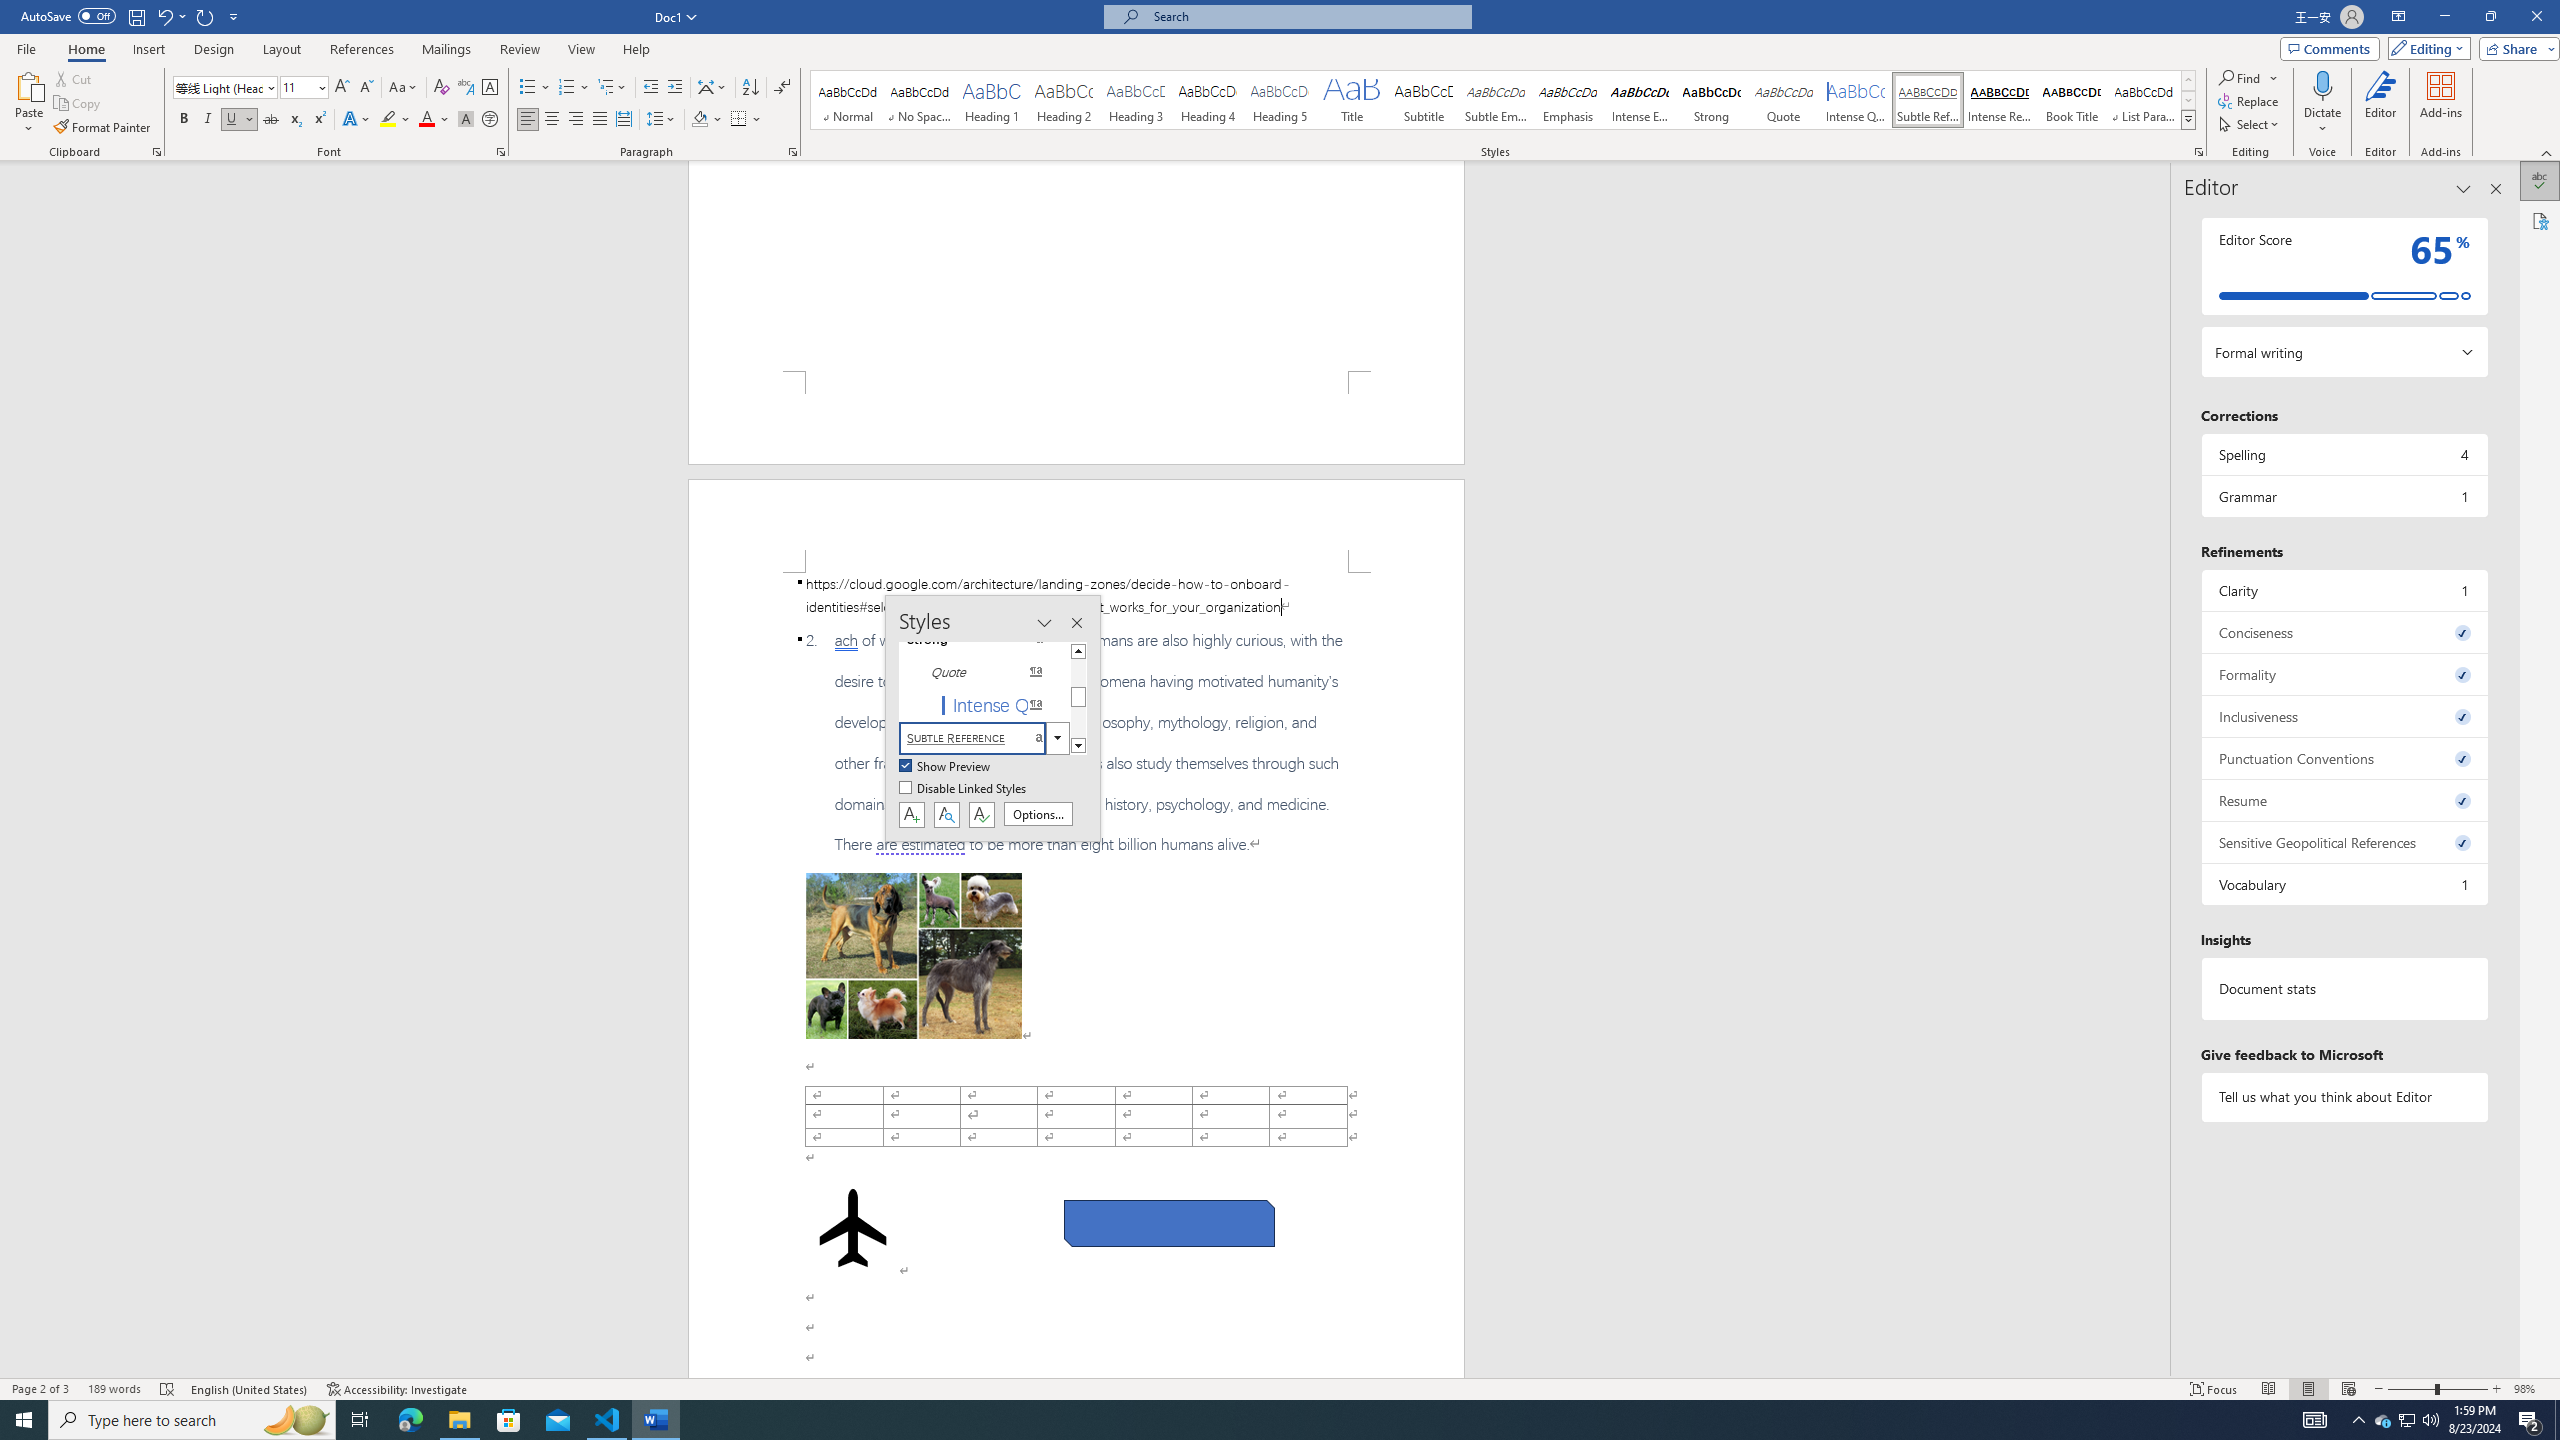  I want to click on 'Distributed', so click(623, 118).